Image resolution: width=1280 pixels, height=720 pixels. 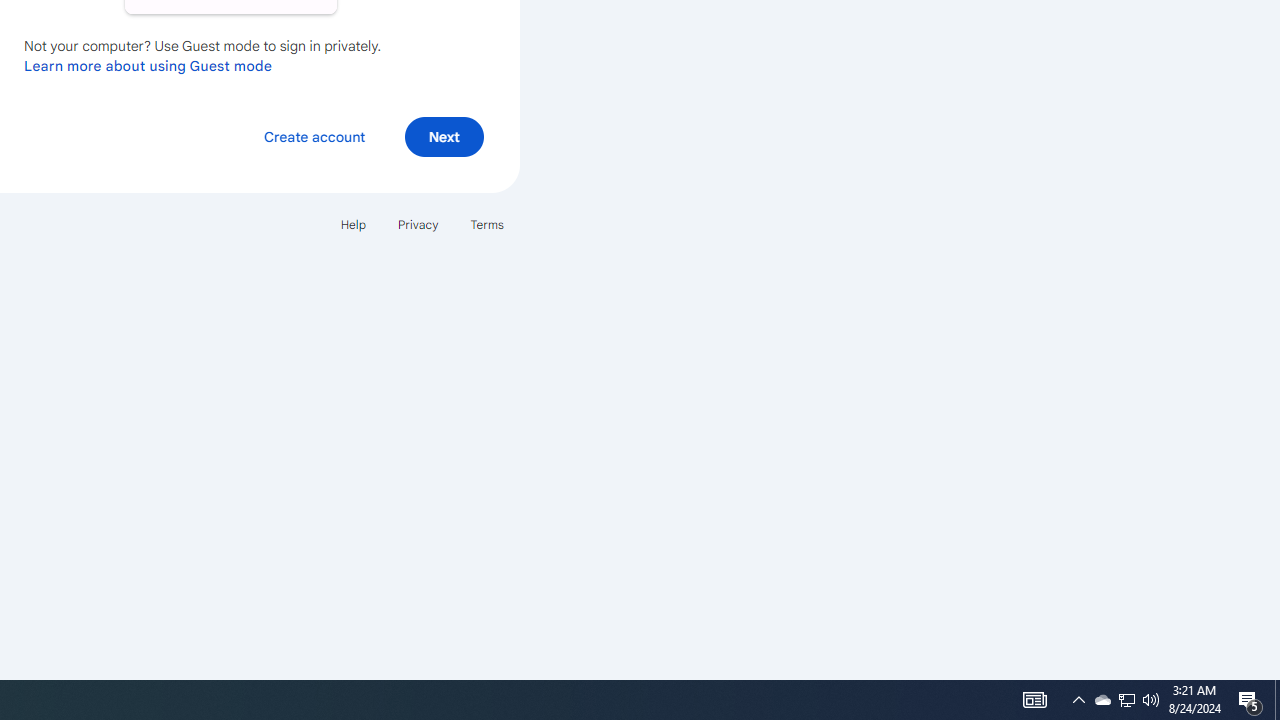 What do you see at coordinates (416, 224) in the screenshot?
I see `'Privacy'` at bounding box center [416, 224].